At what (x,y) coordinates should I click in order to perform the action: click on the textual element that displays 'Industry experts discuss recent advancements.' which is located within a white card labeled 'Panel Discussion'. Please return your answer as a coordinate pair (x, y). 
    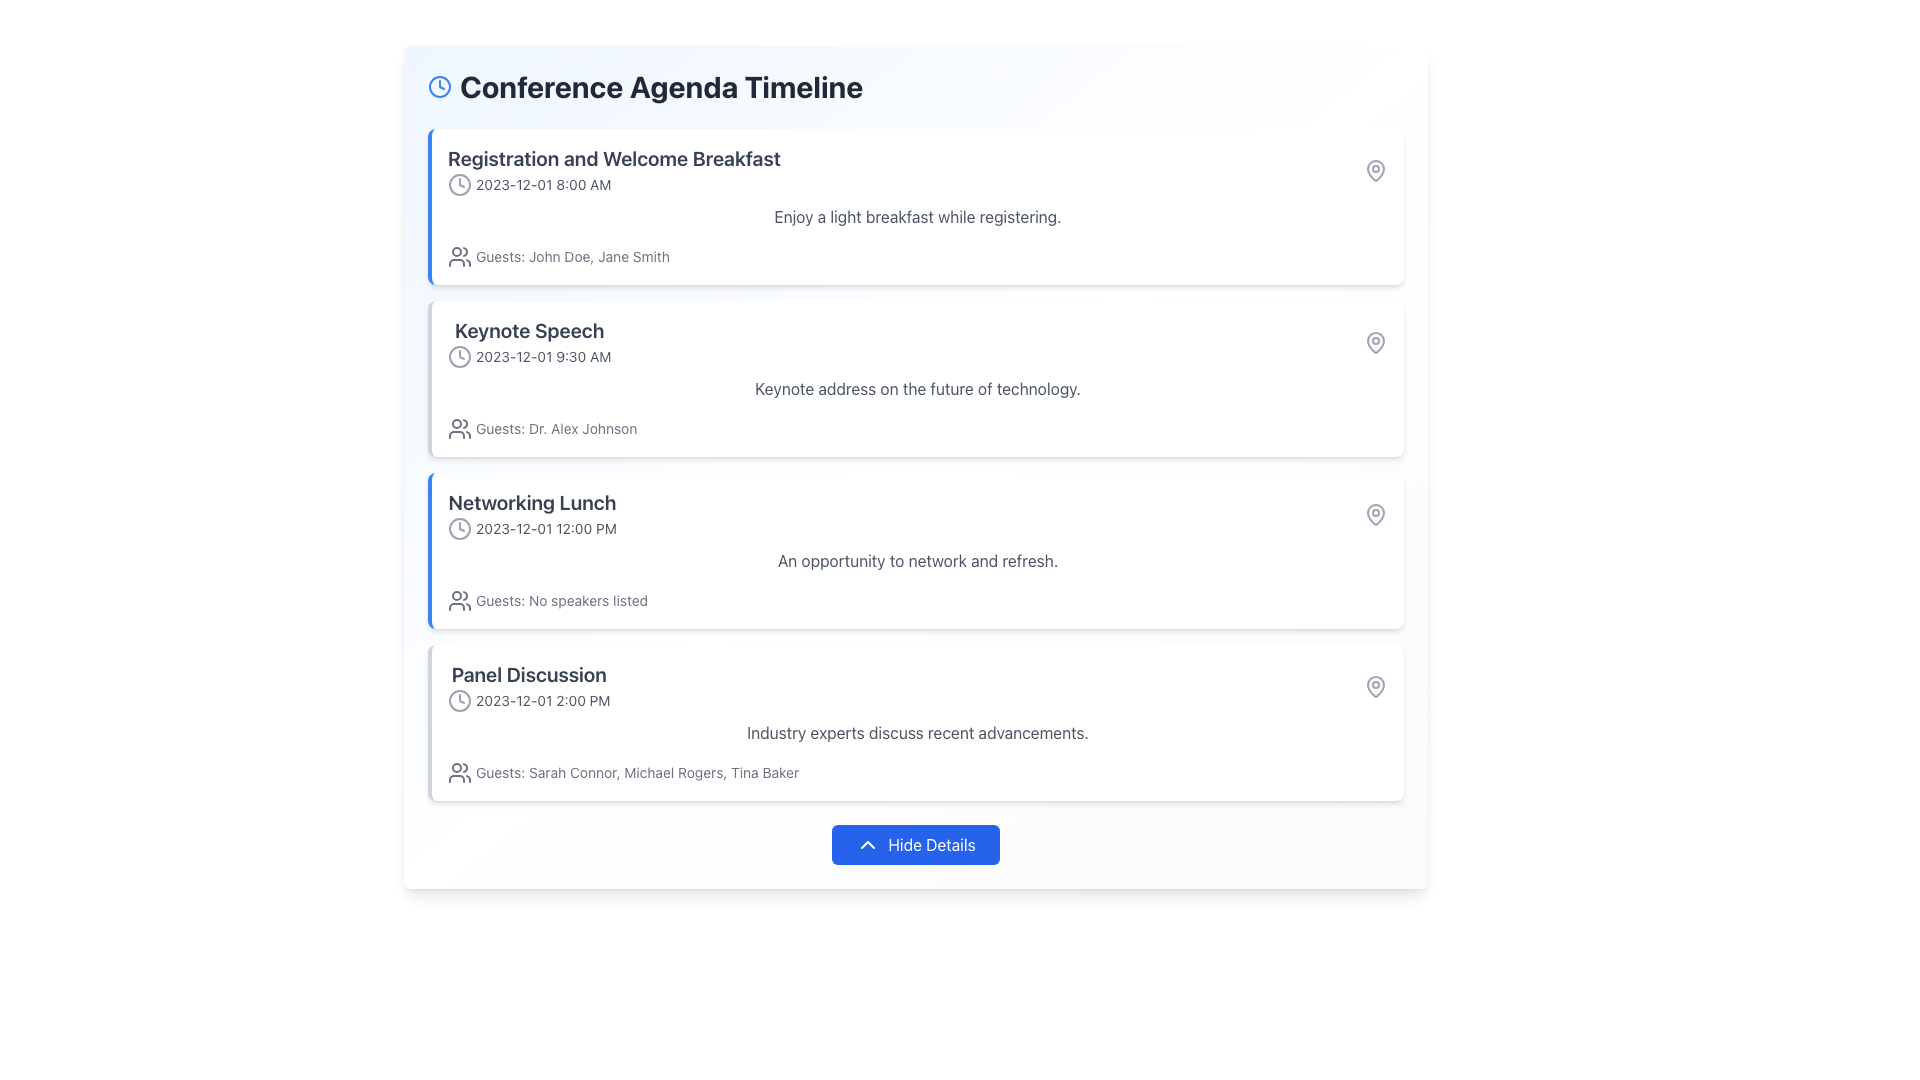
    Looking at the image, I should click on (916, 732).